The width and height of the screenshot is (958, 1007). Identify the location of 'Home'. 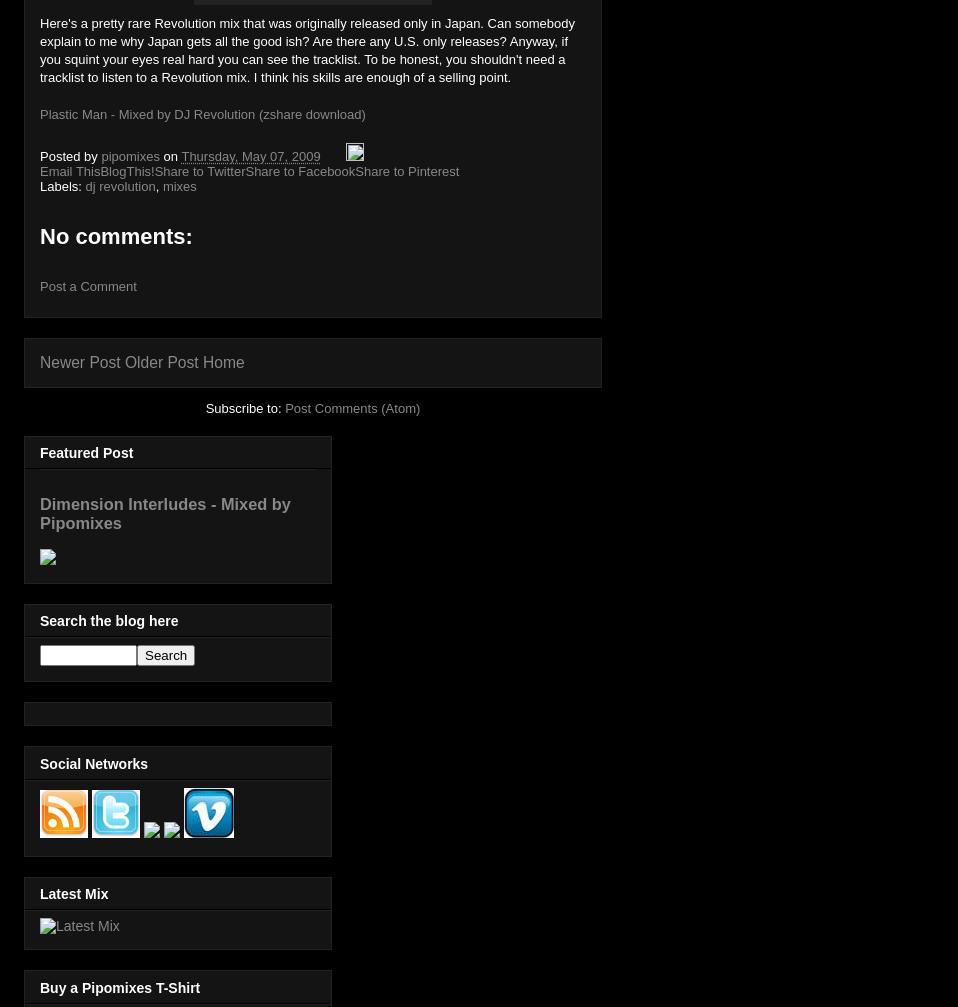
(222, 361).